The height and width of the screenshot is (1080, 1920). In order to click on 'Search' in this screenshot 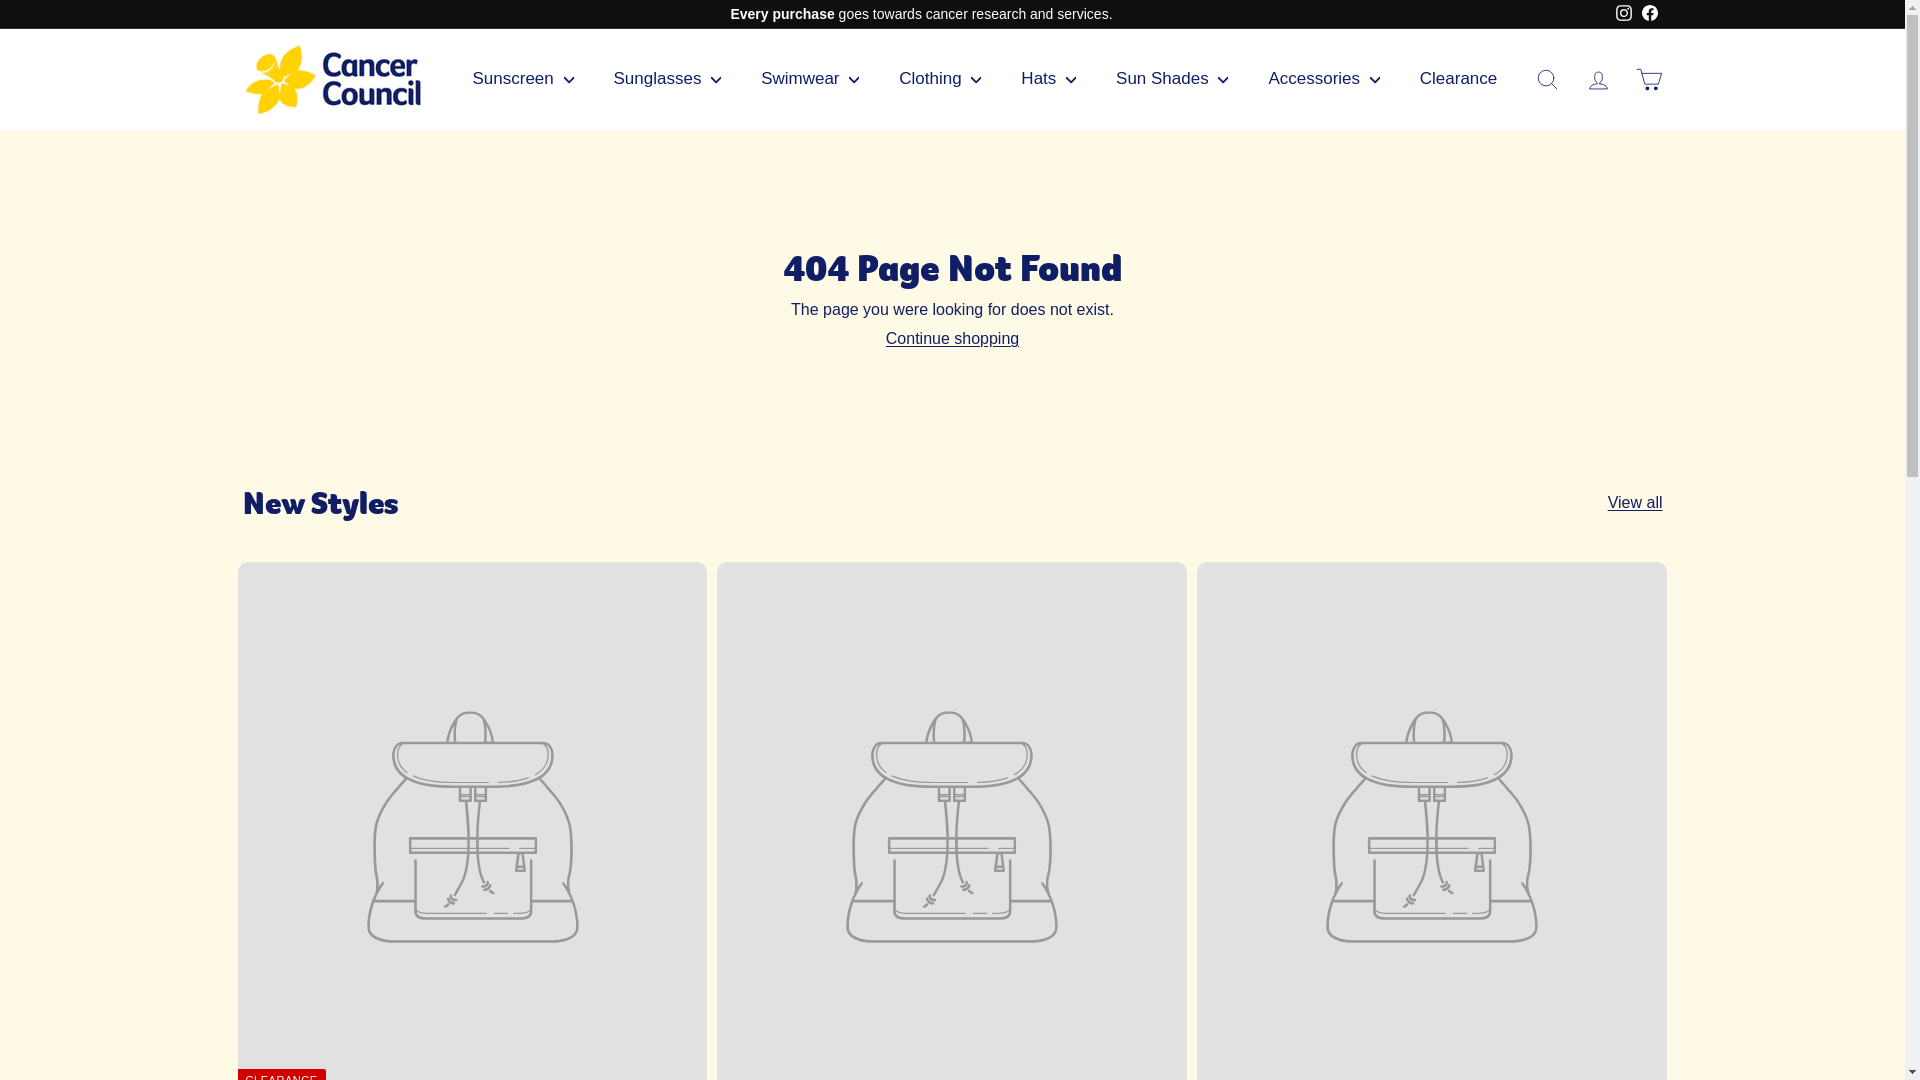, I will do `click(1546, 78)`.